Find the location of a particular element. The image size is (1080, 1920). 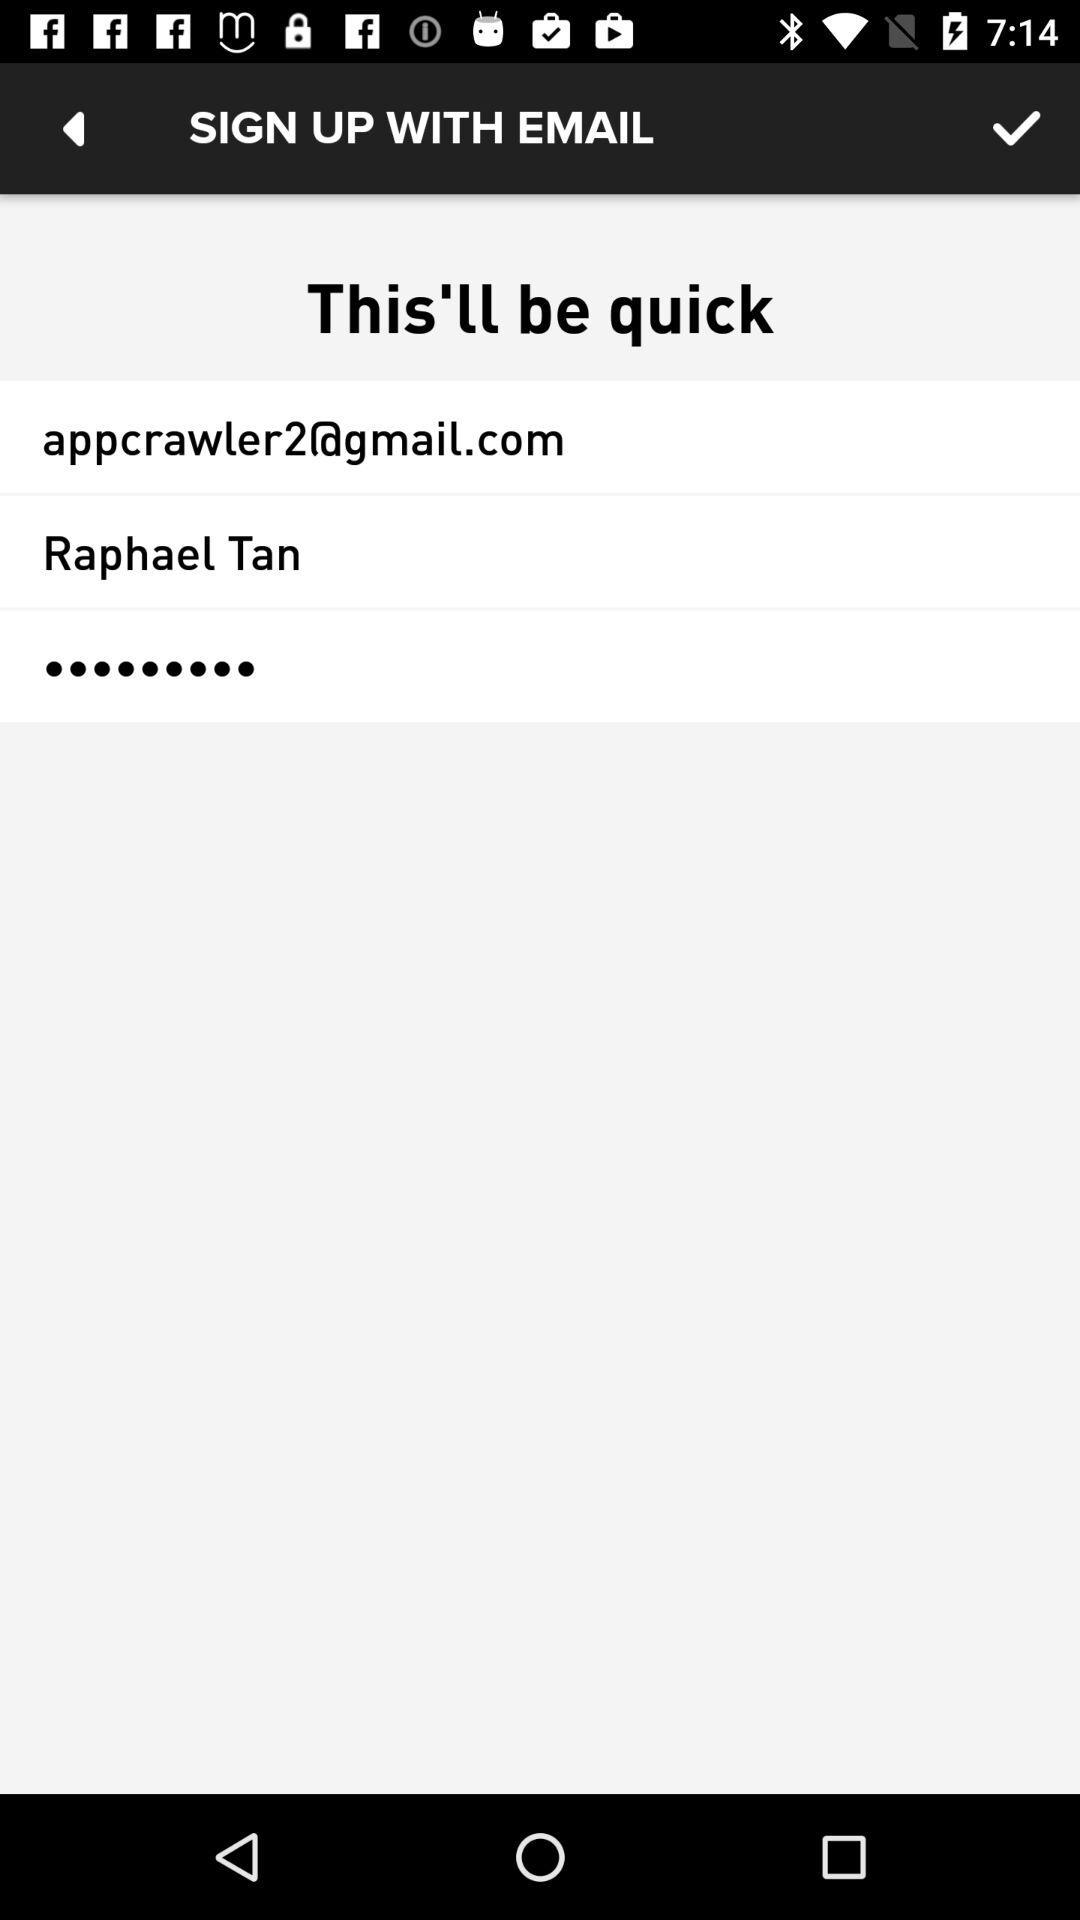

the icon above the this ll be icon is located at coordinates (72, 127).